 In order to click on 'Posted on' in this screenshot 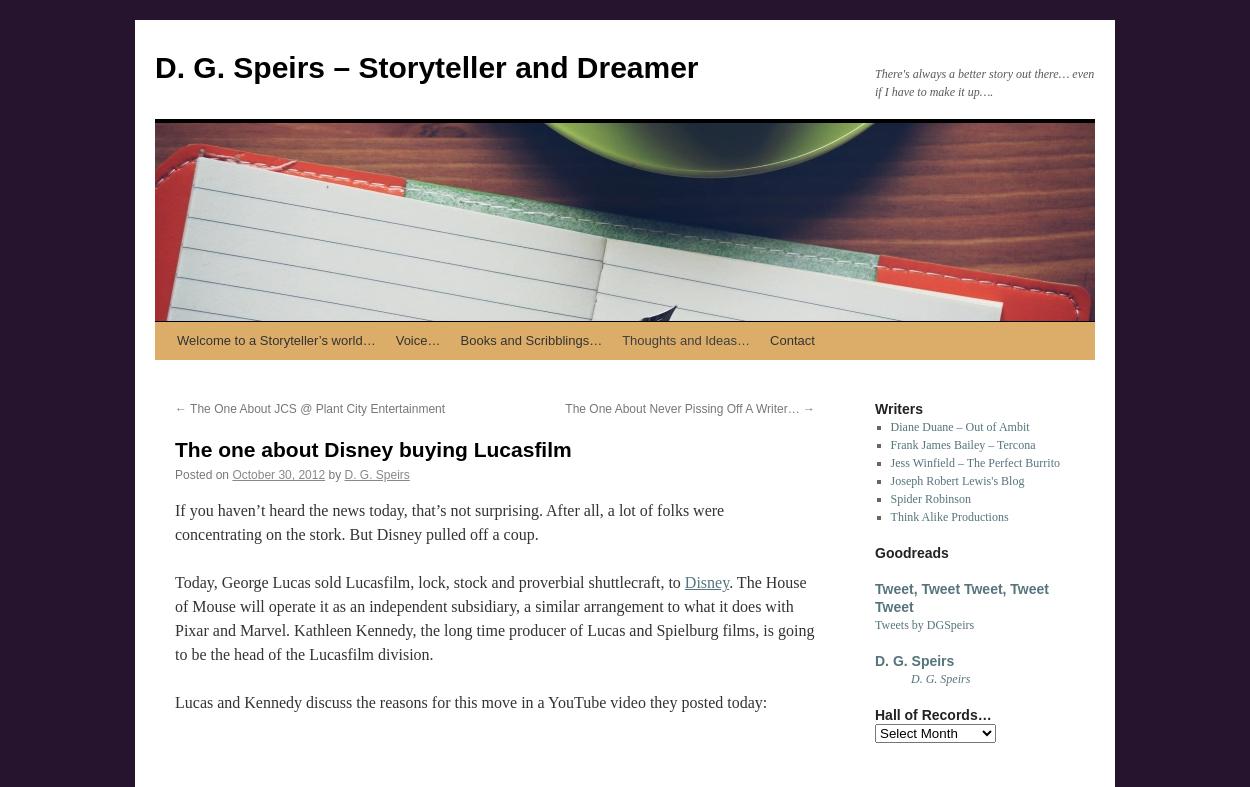, I will do `click(201, 475)`.